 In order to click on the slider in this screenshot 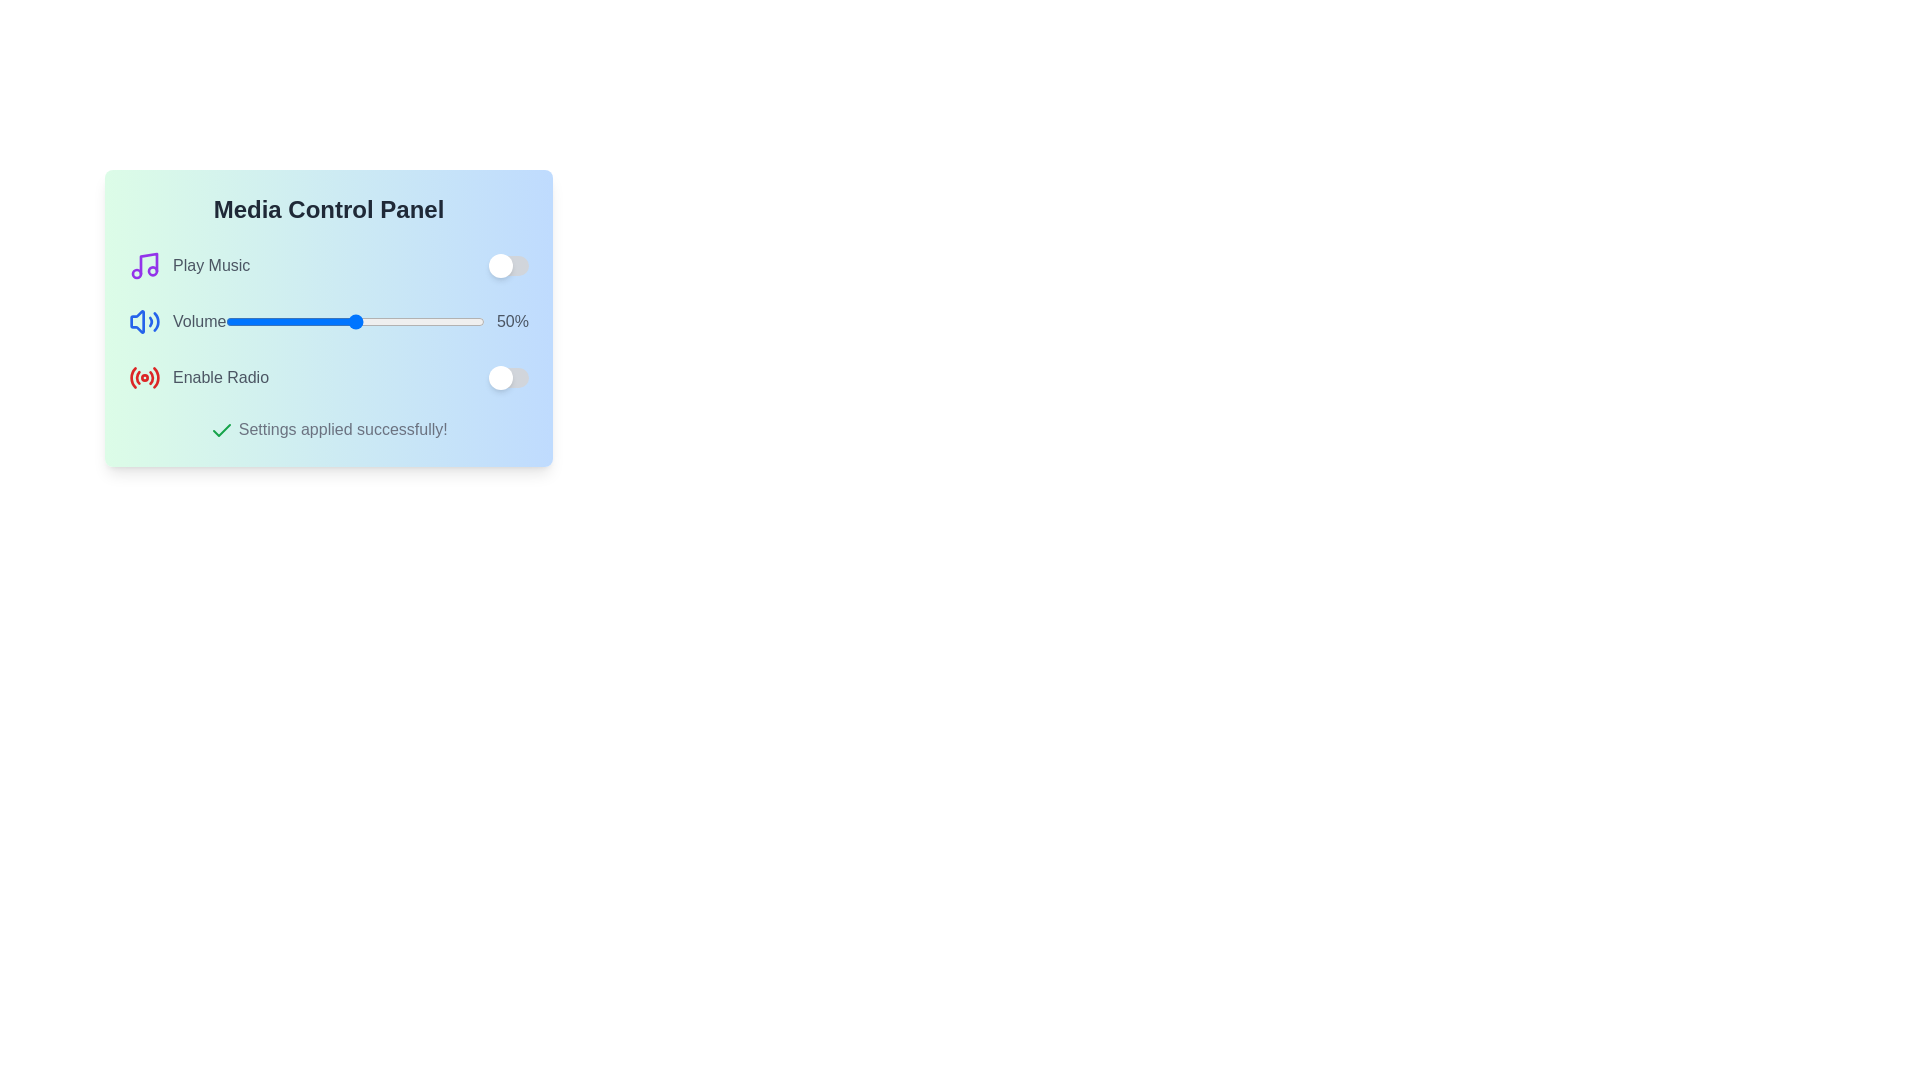, I will do `click(357, 320)`.